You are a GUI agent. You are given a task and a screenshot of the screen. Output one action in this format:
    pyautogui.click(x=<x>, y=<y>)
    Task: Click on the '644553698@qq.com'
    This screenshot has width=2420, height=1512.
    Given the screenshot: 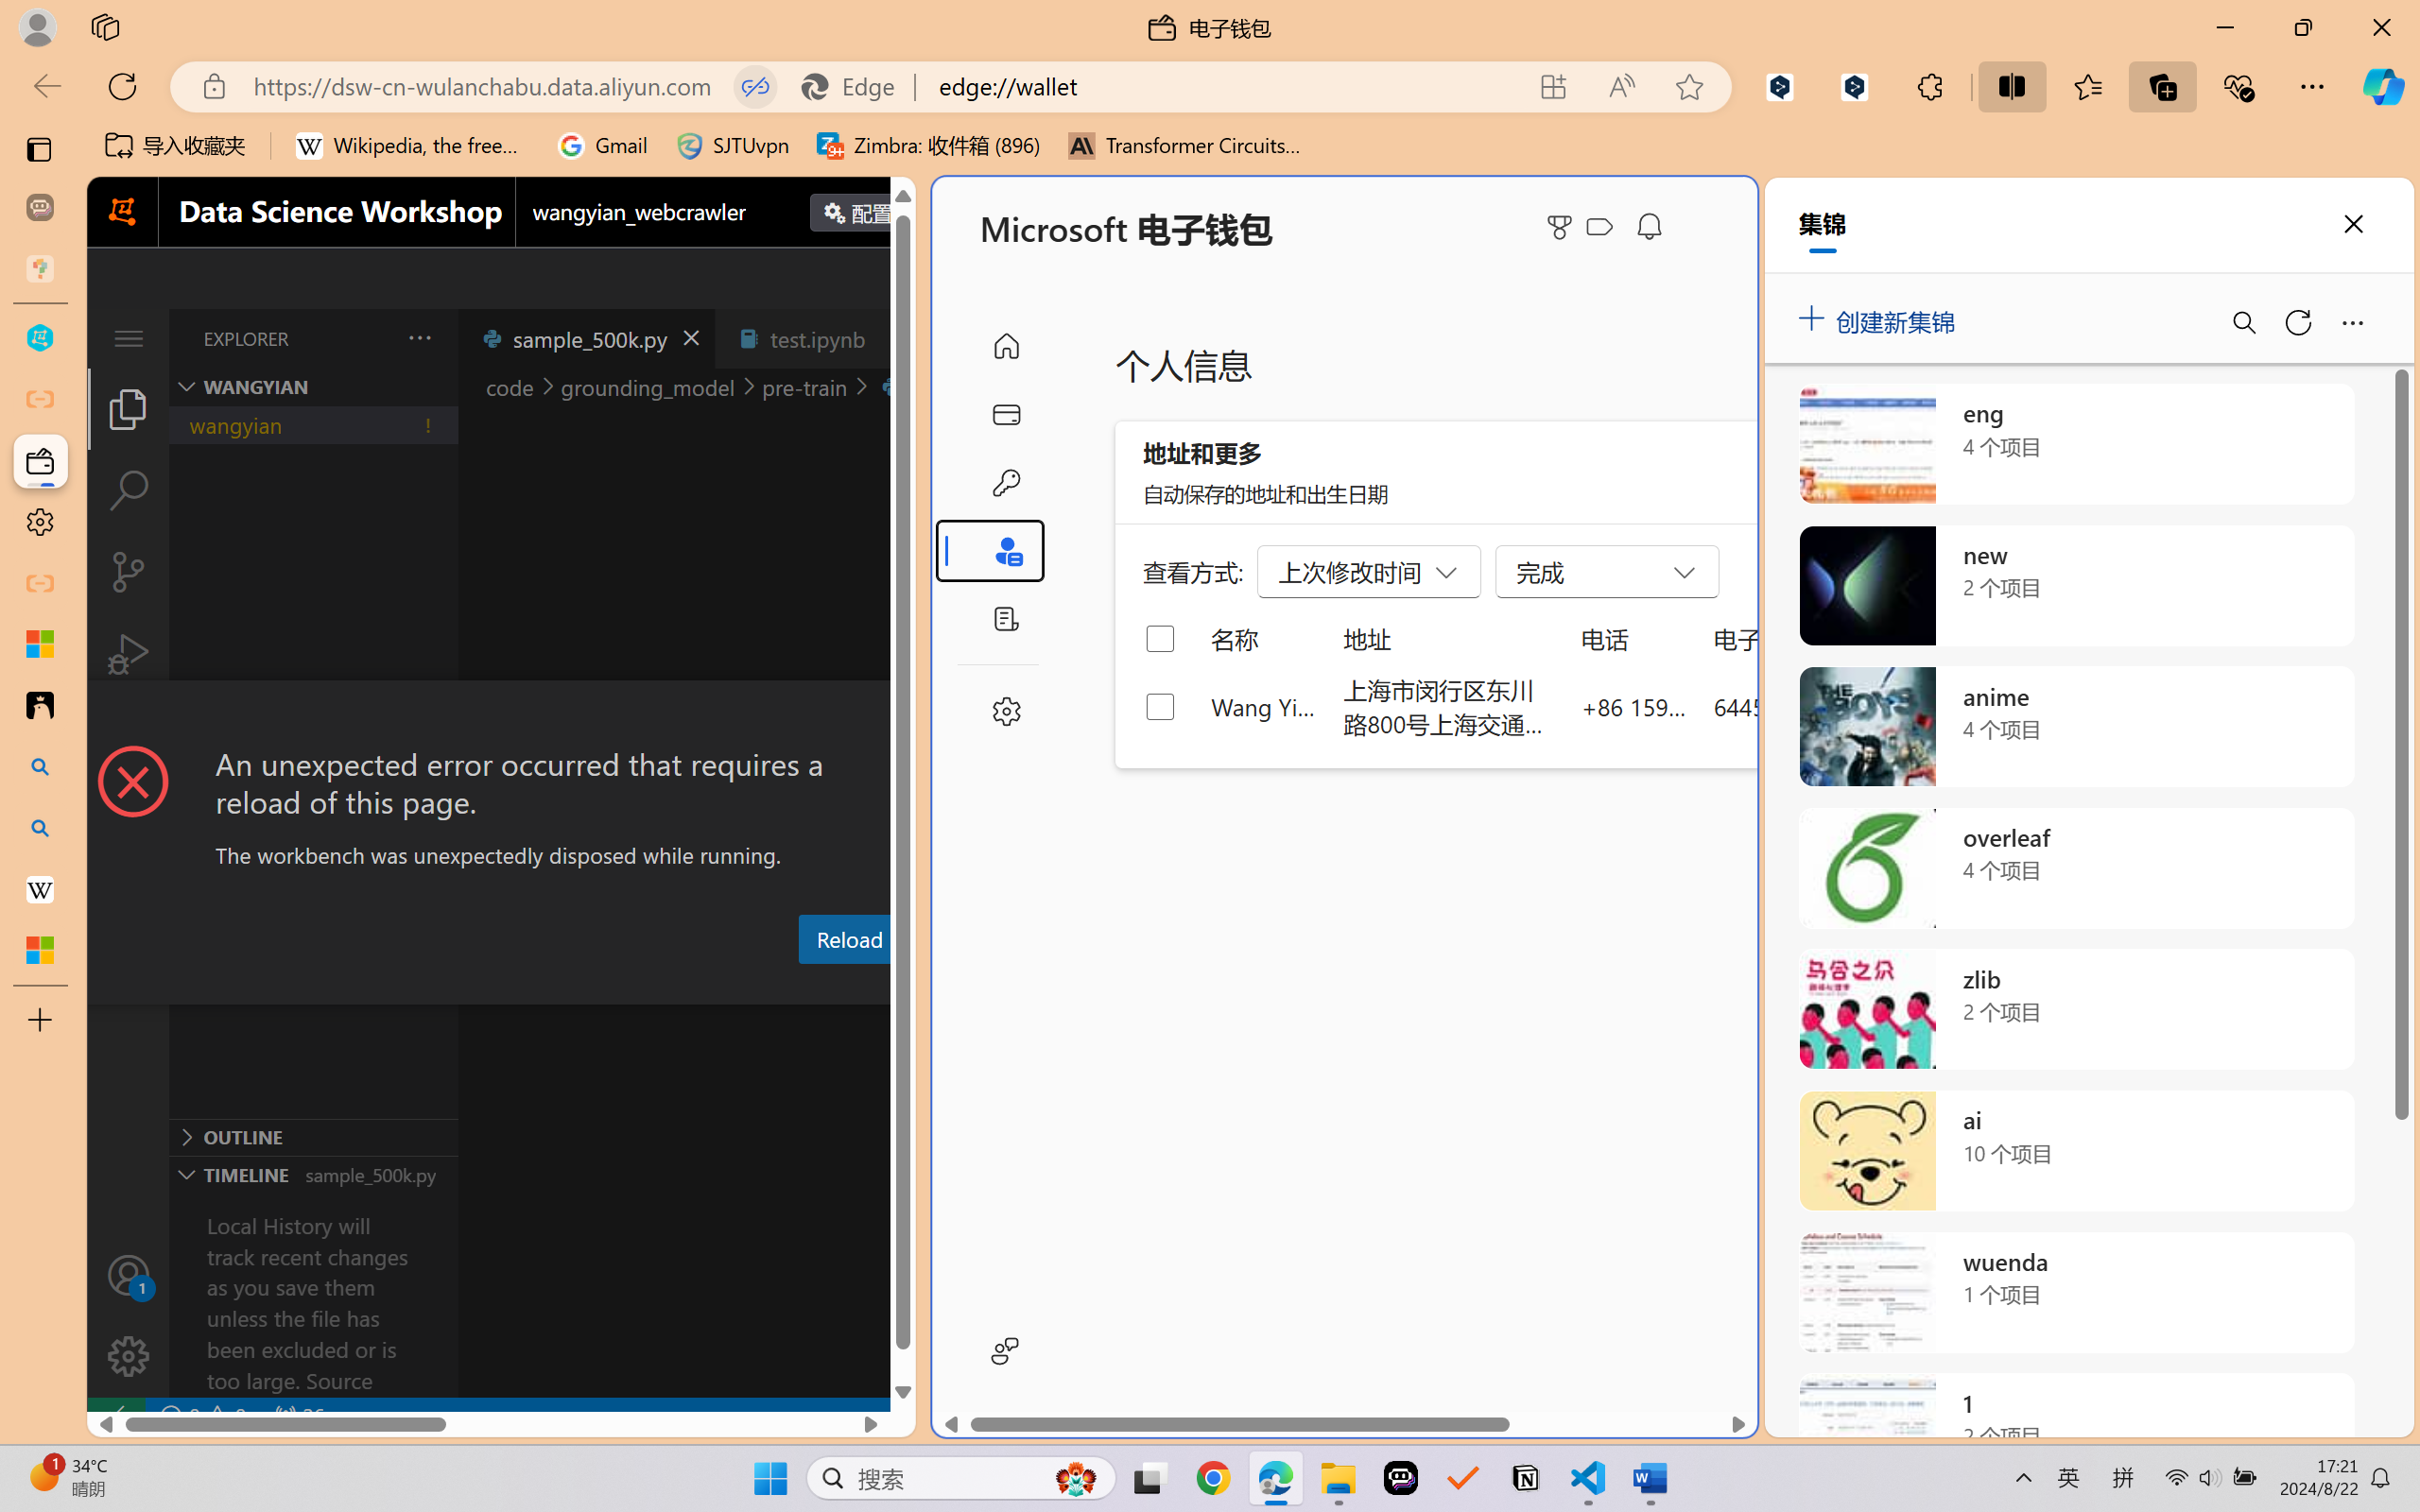 What is the action you would take?
    pyautogui.click(x=1818, y=705)
    